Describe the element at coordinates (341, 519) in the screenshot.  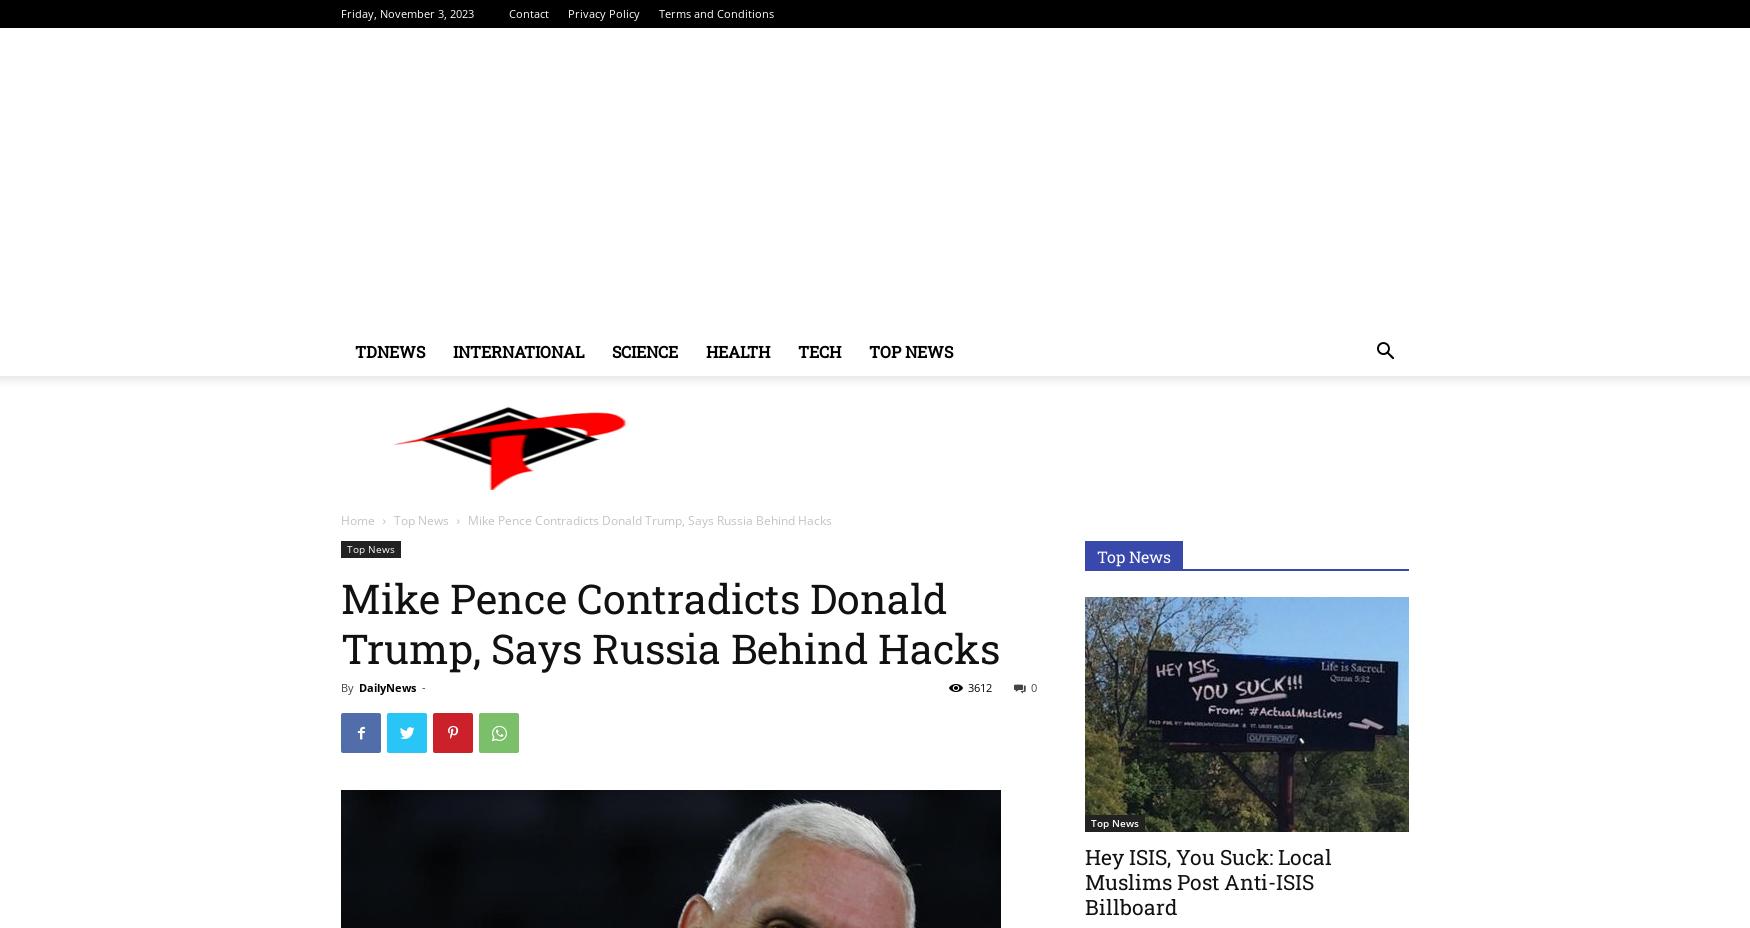
I see `'Home'` at that location.